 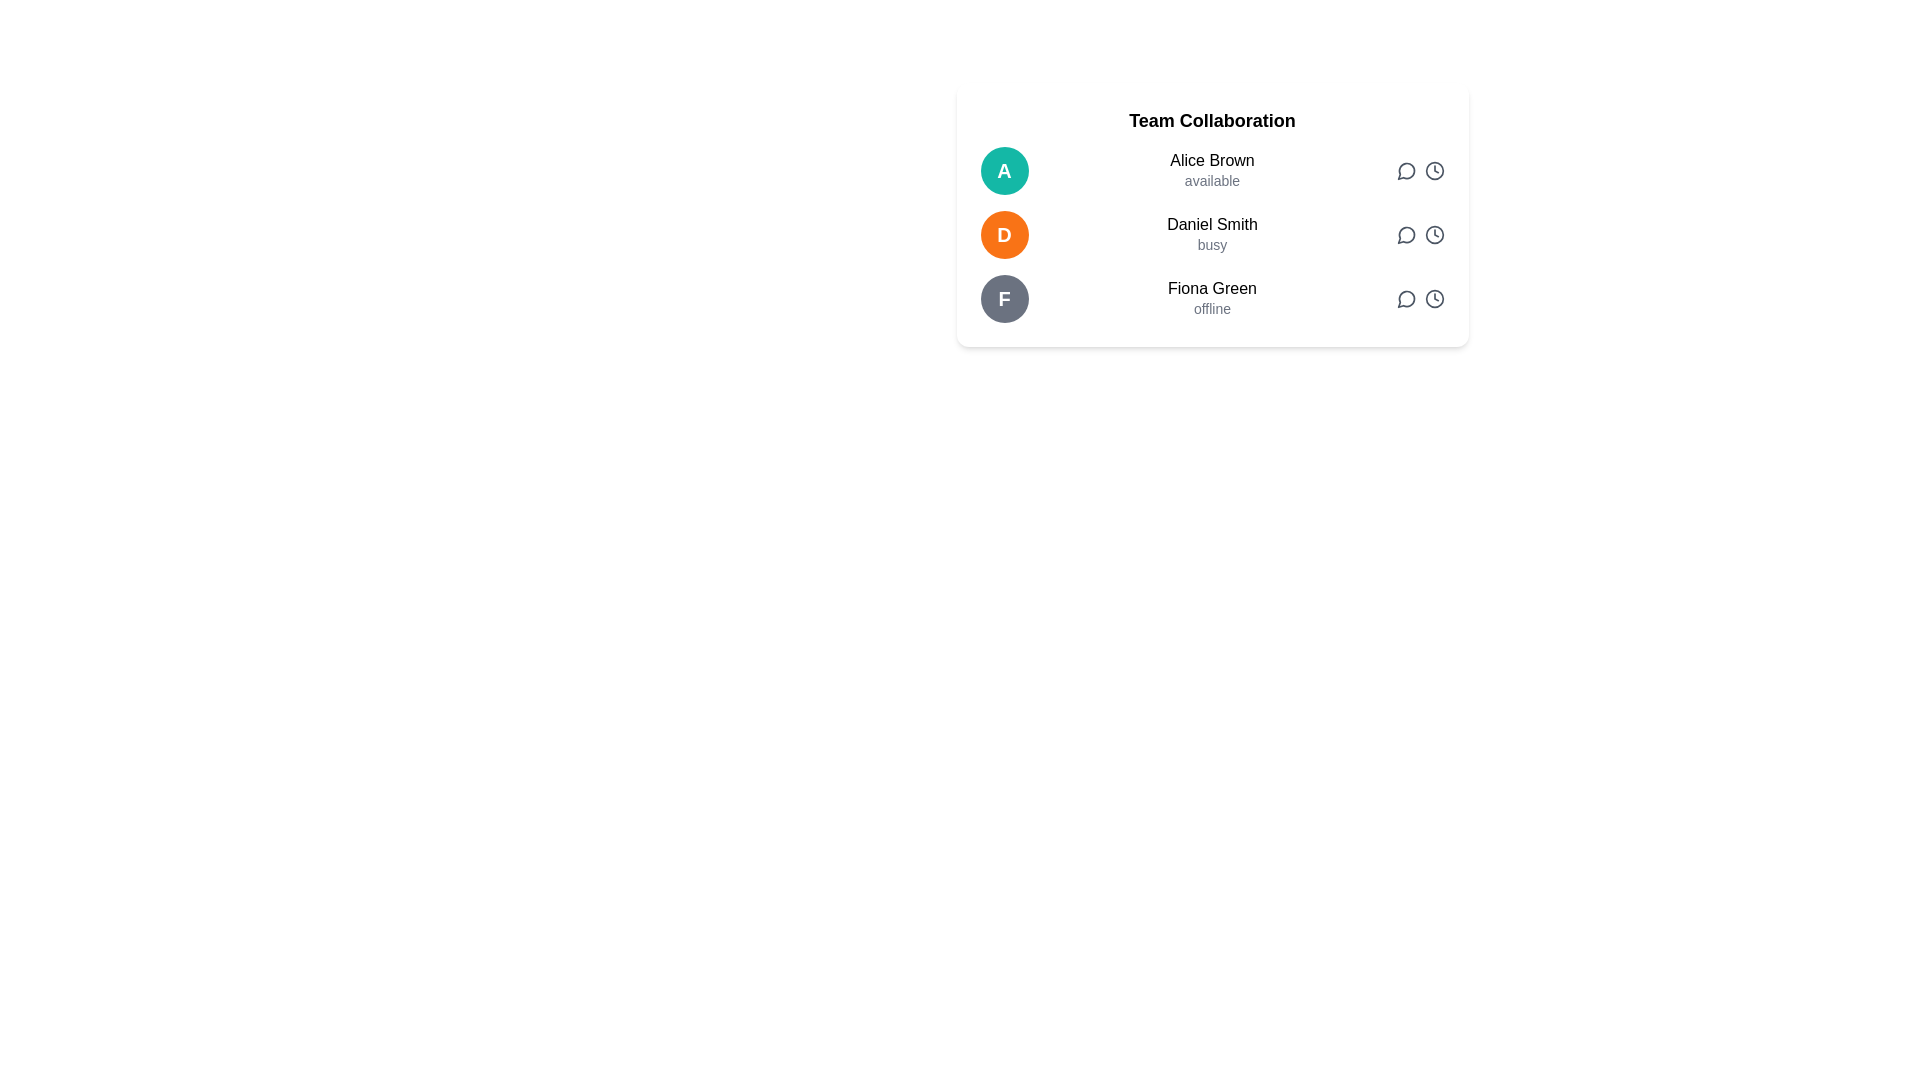 I want to click on the chat icon in the action buttons group located in the top-right corner of the section associated with the contact 'Alice Brown' to initiate a conversation, so click(x=1419, y=169).